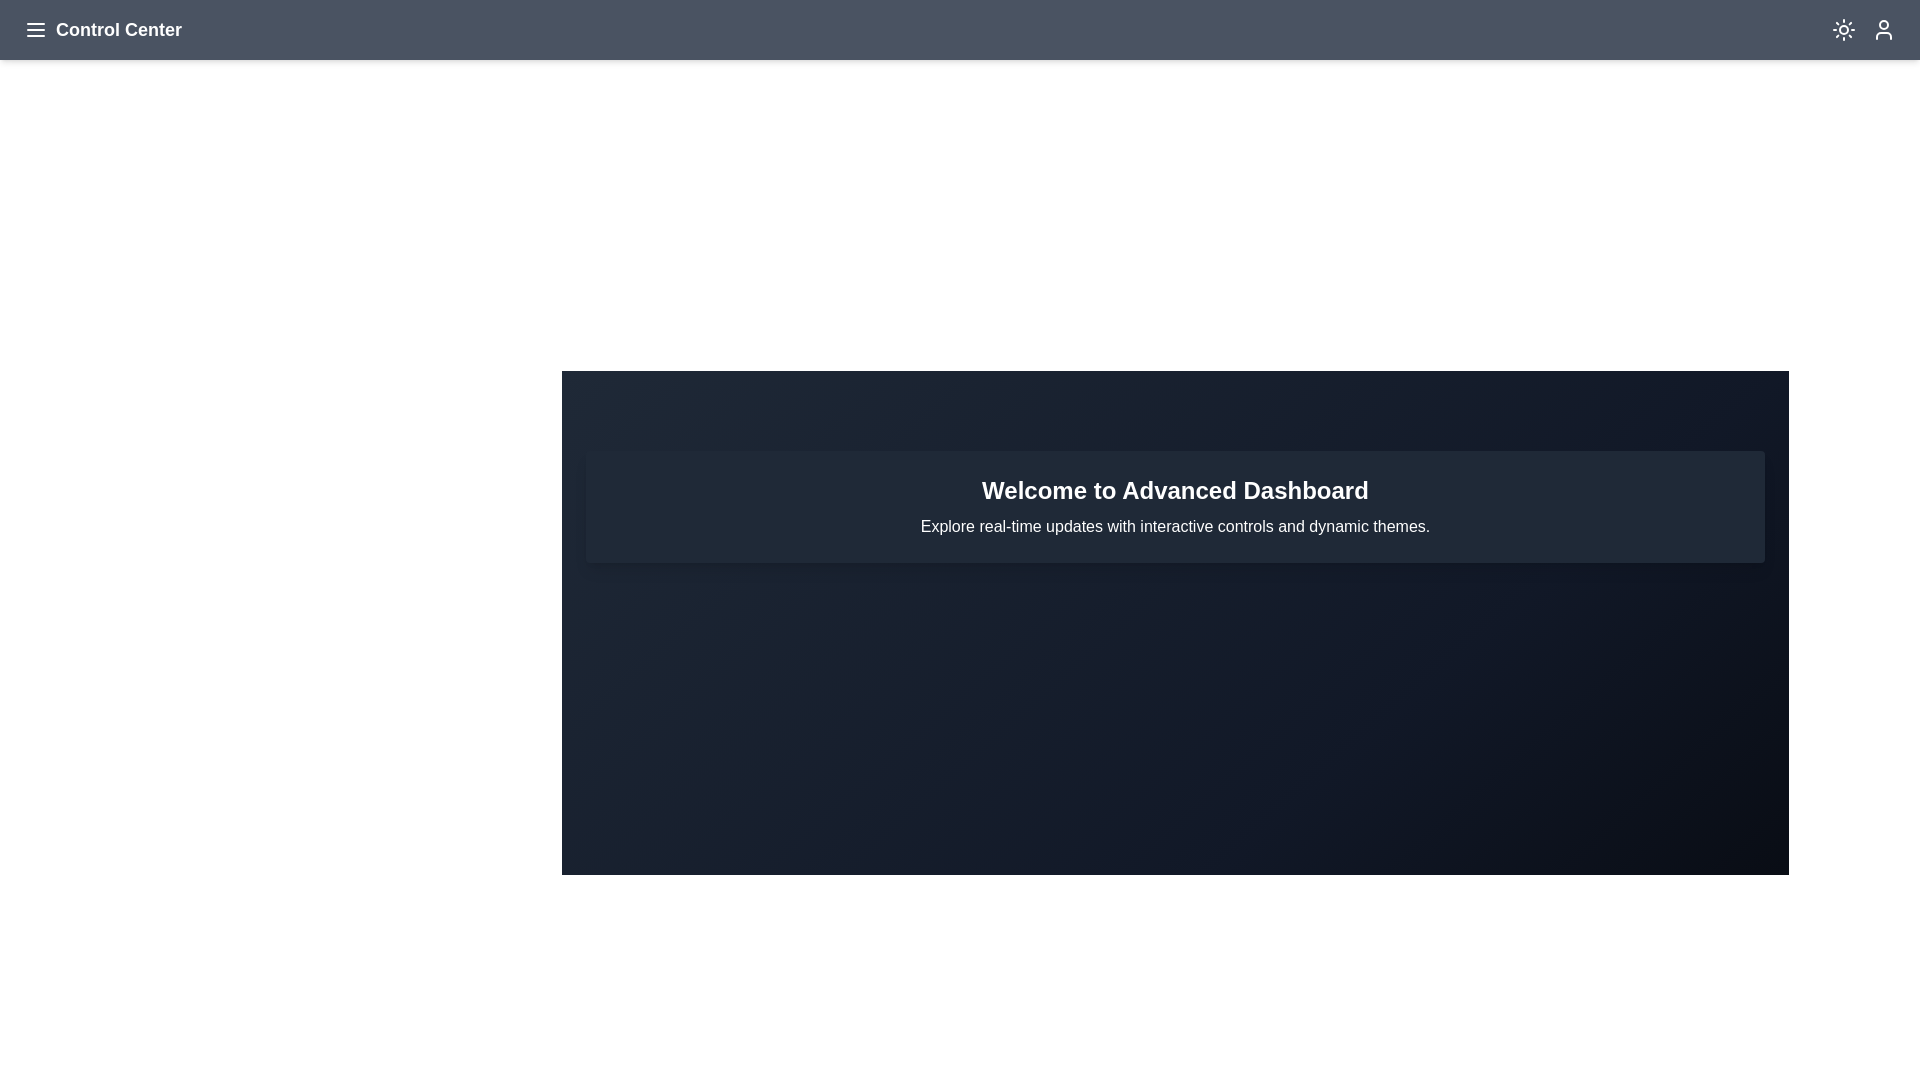  Describe the element at coordinates (1882, 30) in the screenshot. I see `the user icon to access user profile options` at that location.